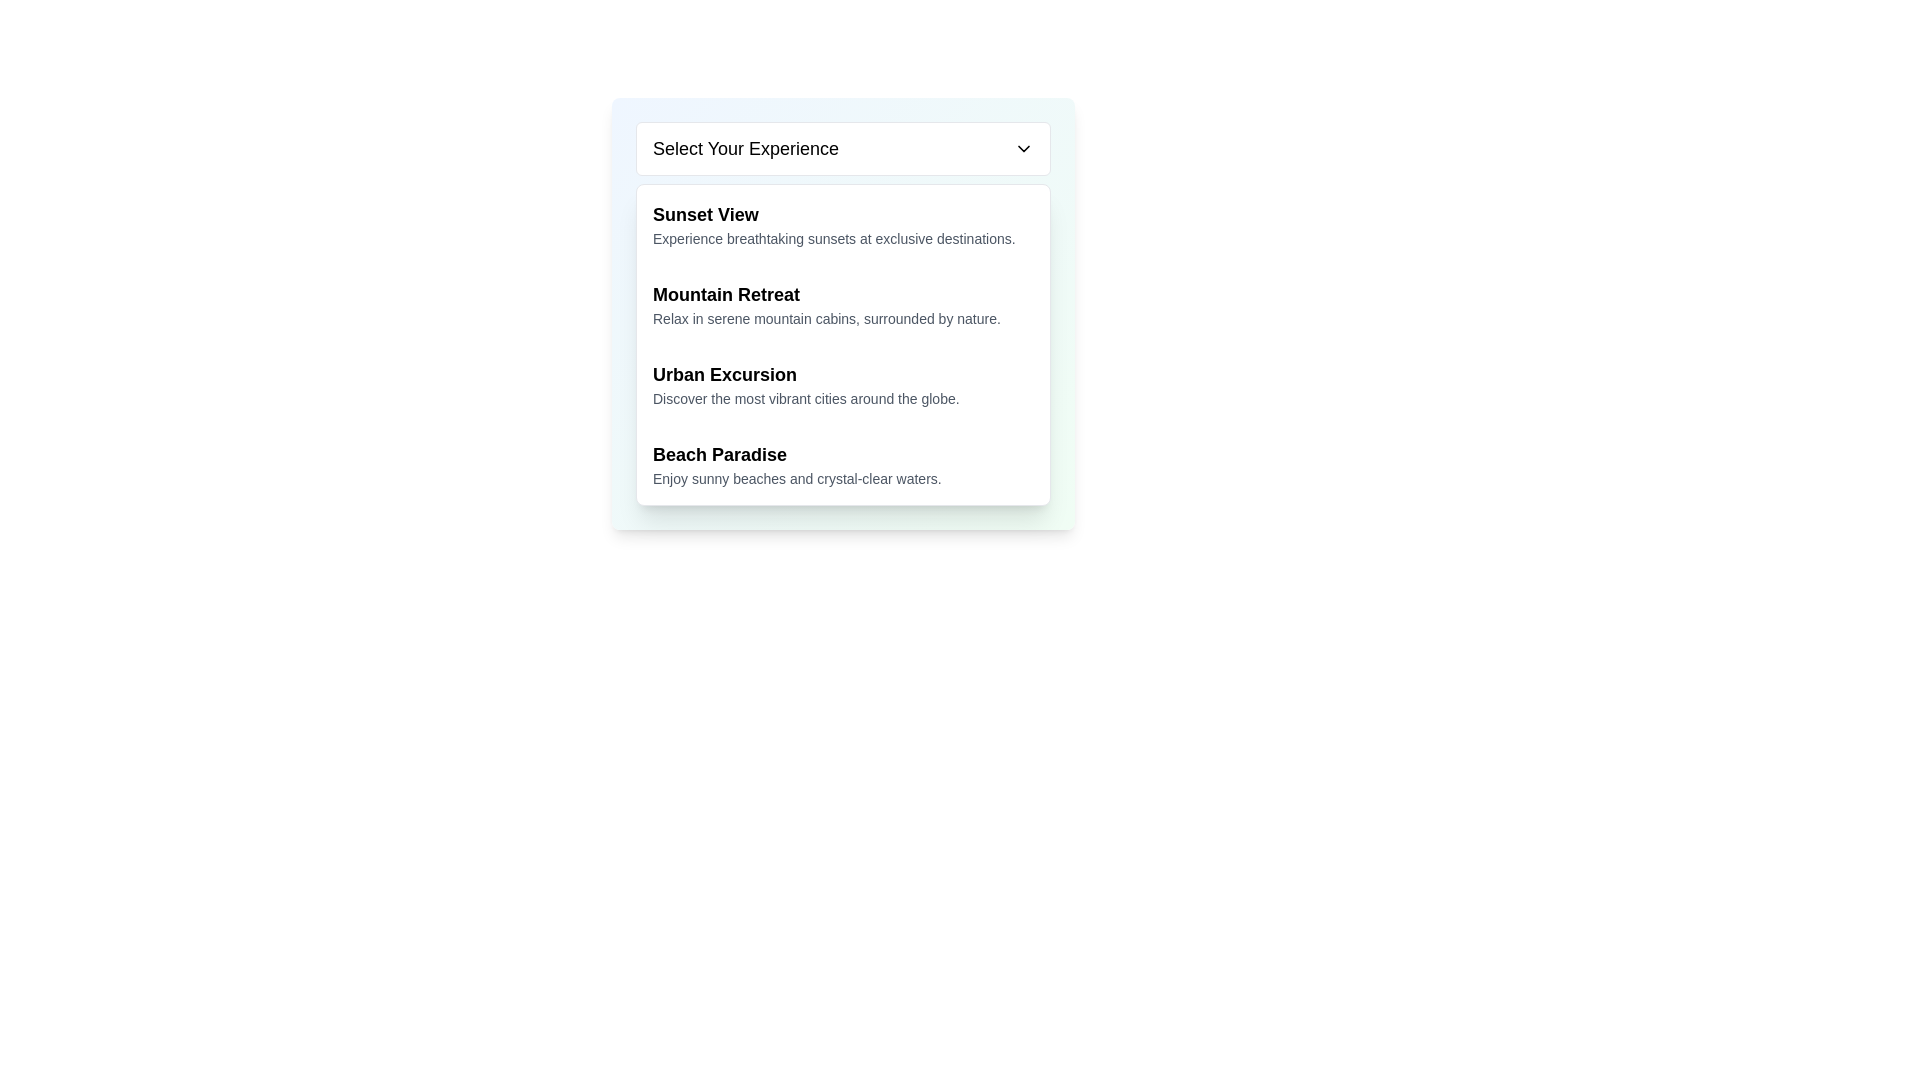 This screenshot has width=1920, height=1080. Describe the element at coordinates (843, 238) in the screenshot. I see `the text label providing additional descriptive information about the 'Sunset View' option located directly below the title 'Sunset View' in the selectable list layout` at that location.